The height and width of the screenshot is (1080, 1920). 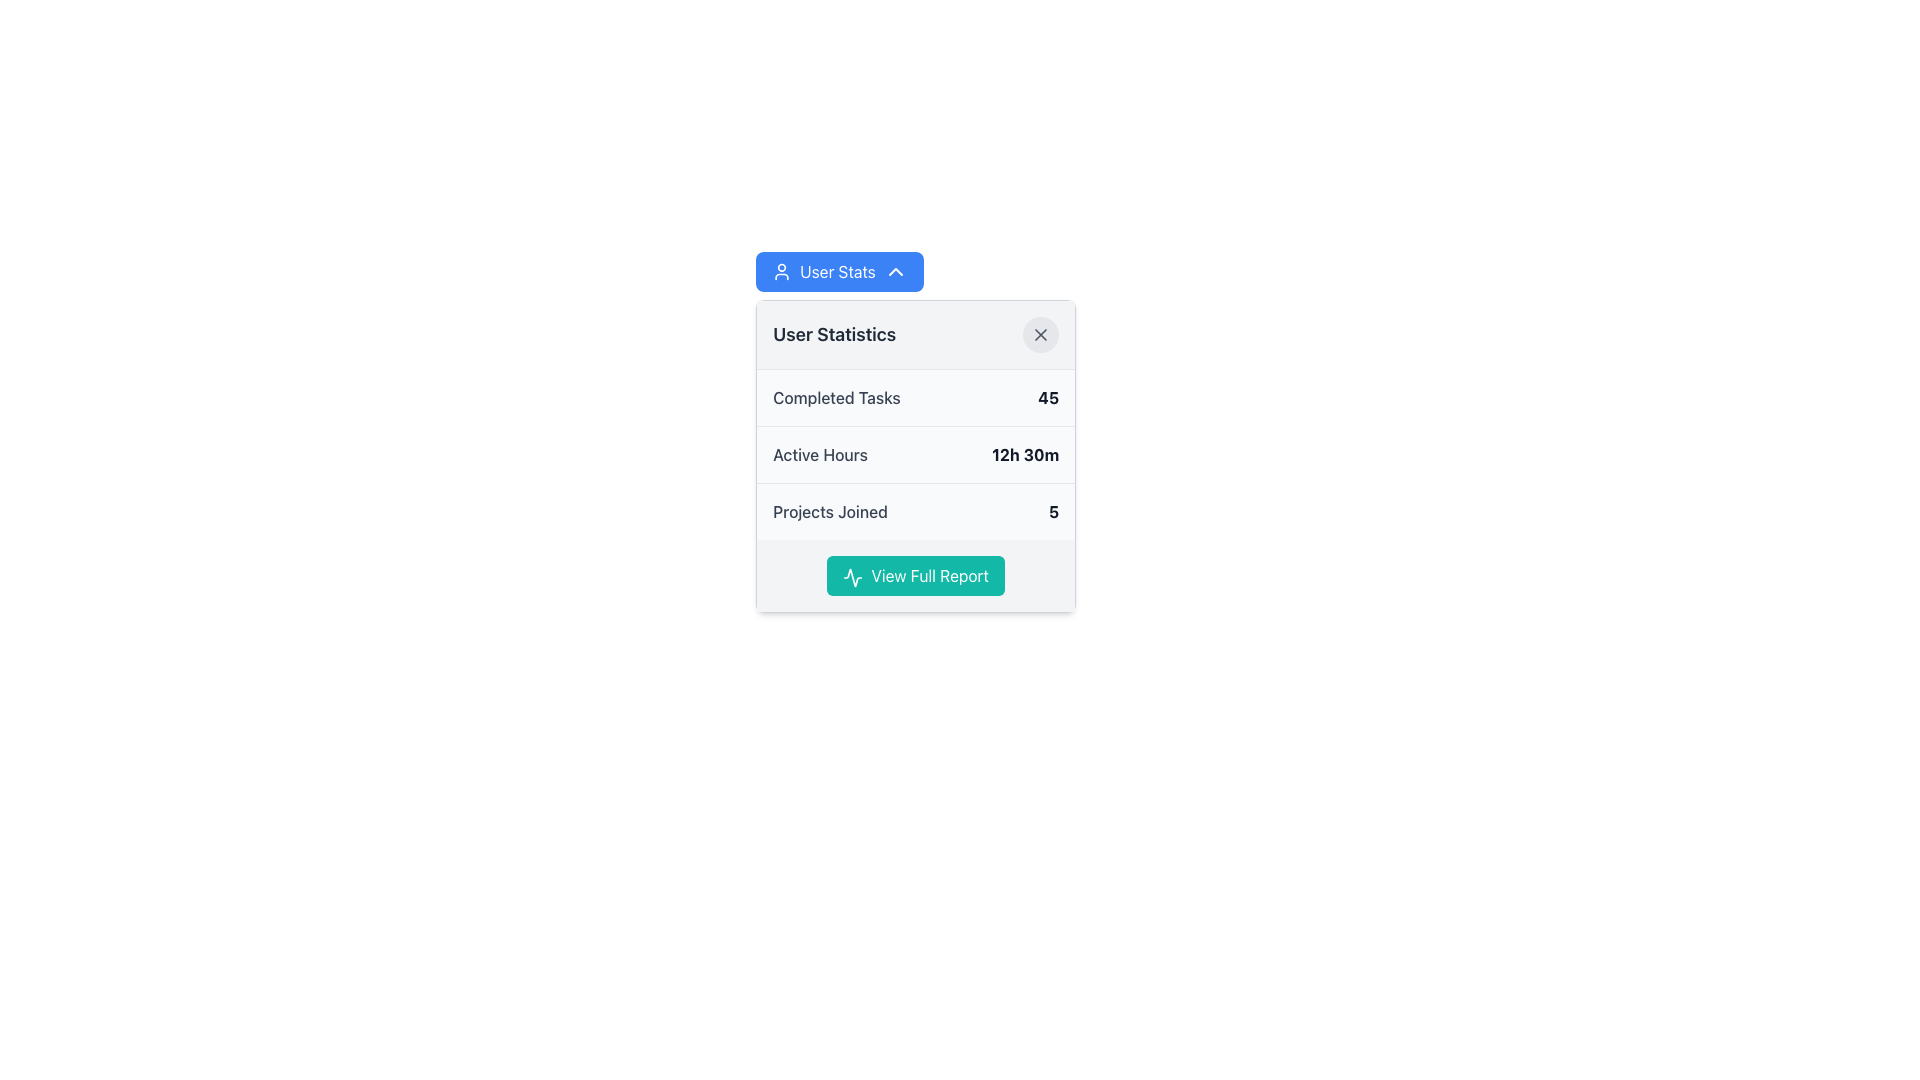 What do you see at coordinates (853, 577) in the screenshot?
I see `the icon that visually accompanies the 'View Full Report' button, located at the left edge of the button's text` at bounding box center [853, 577].